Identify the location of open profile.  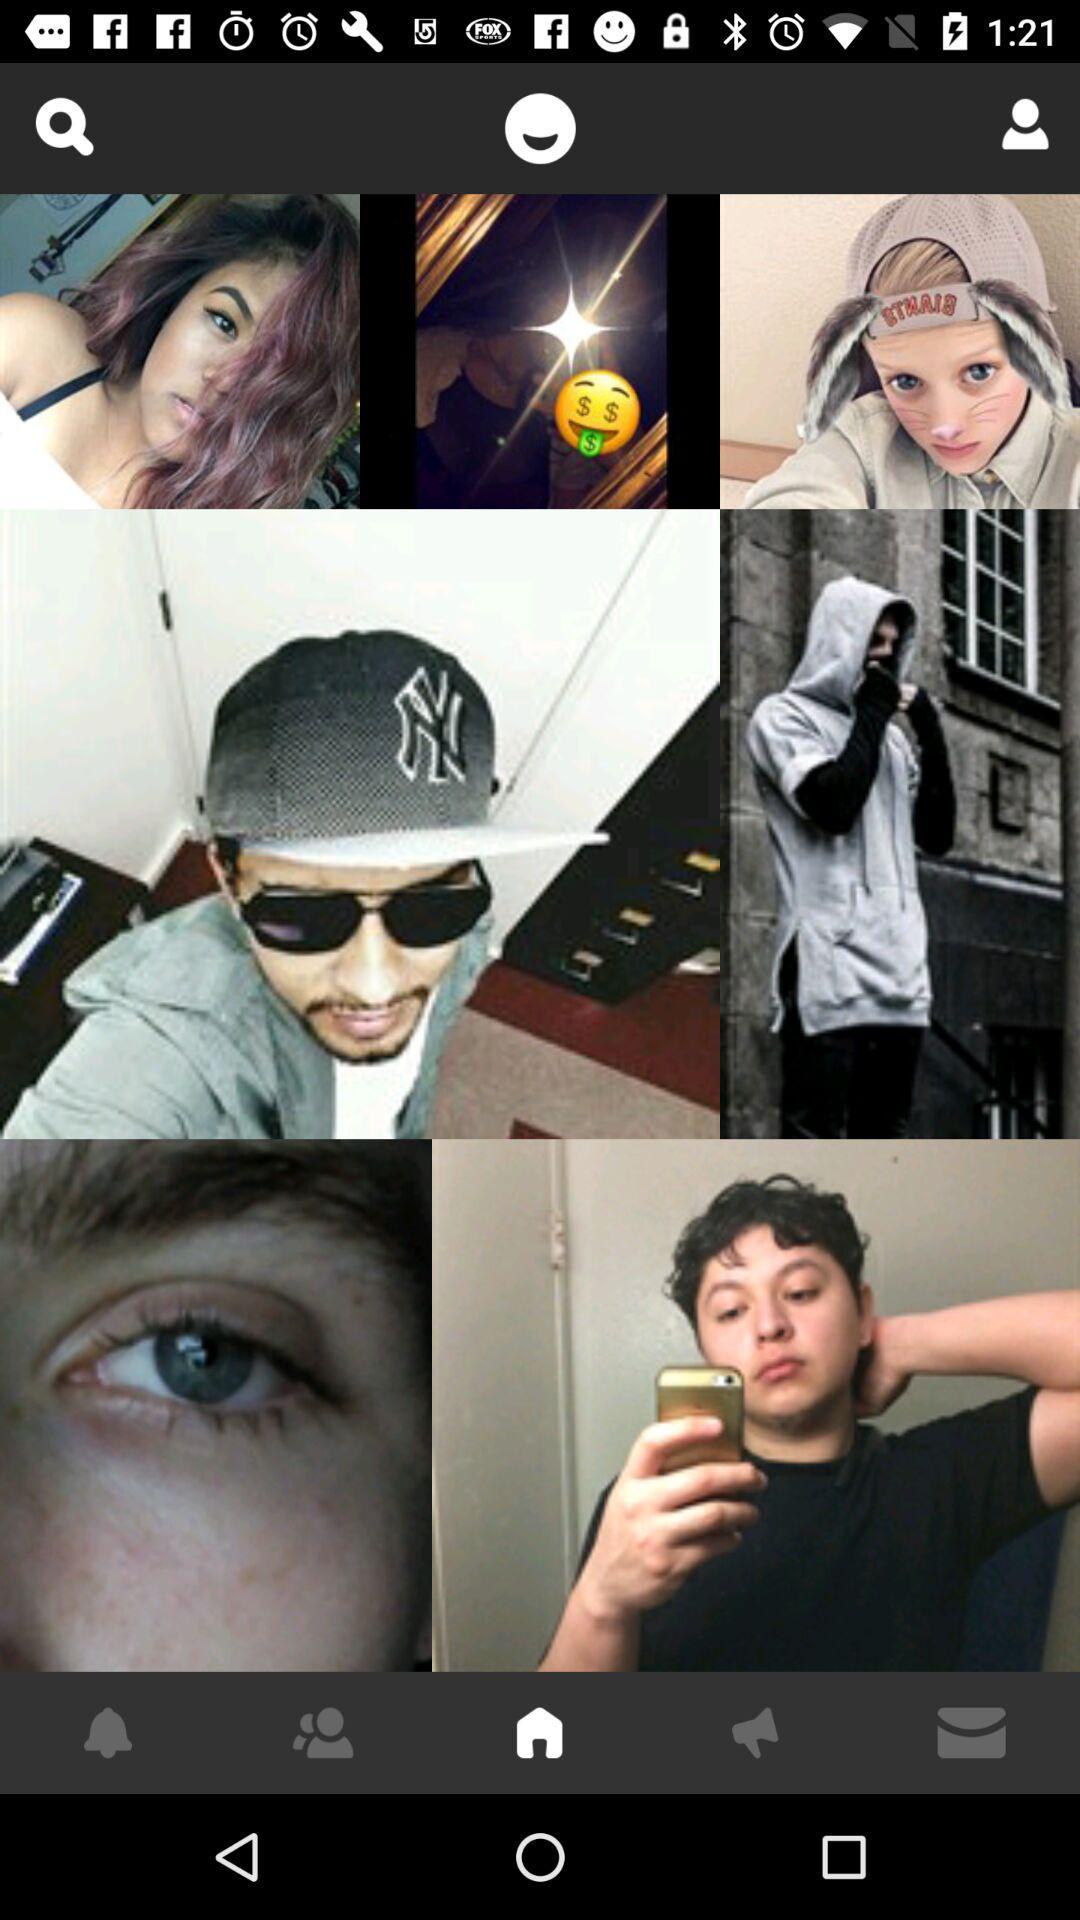
(1018, 123).